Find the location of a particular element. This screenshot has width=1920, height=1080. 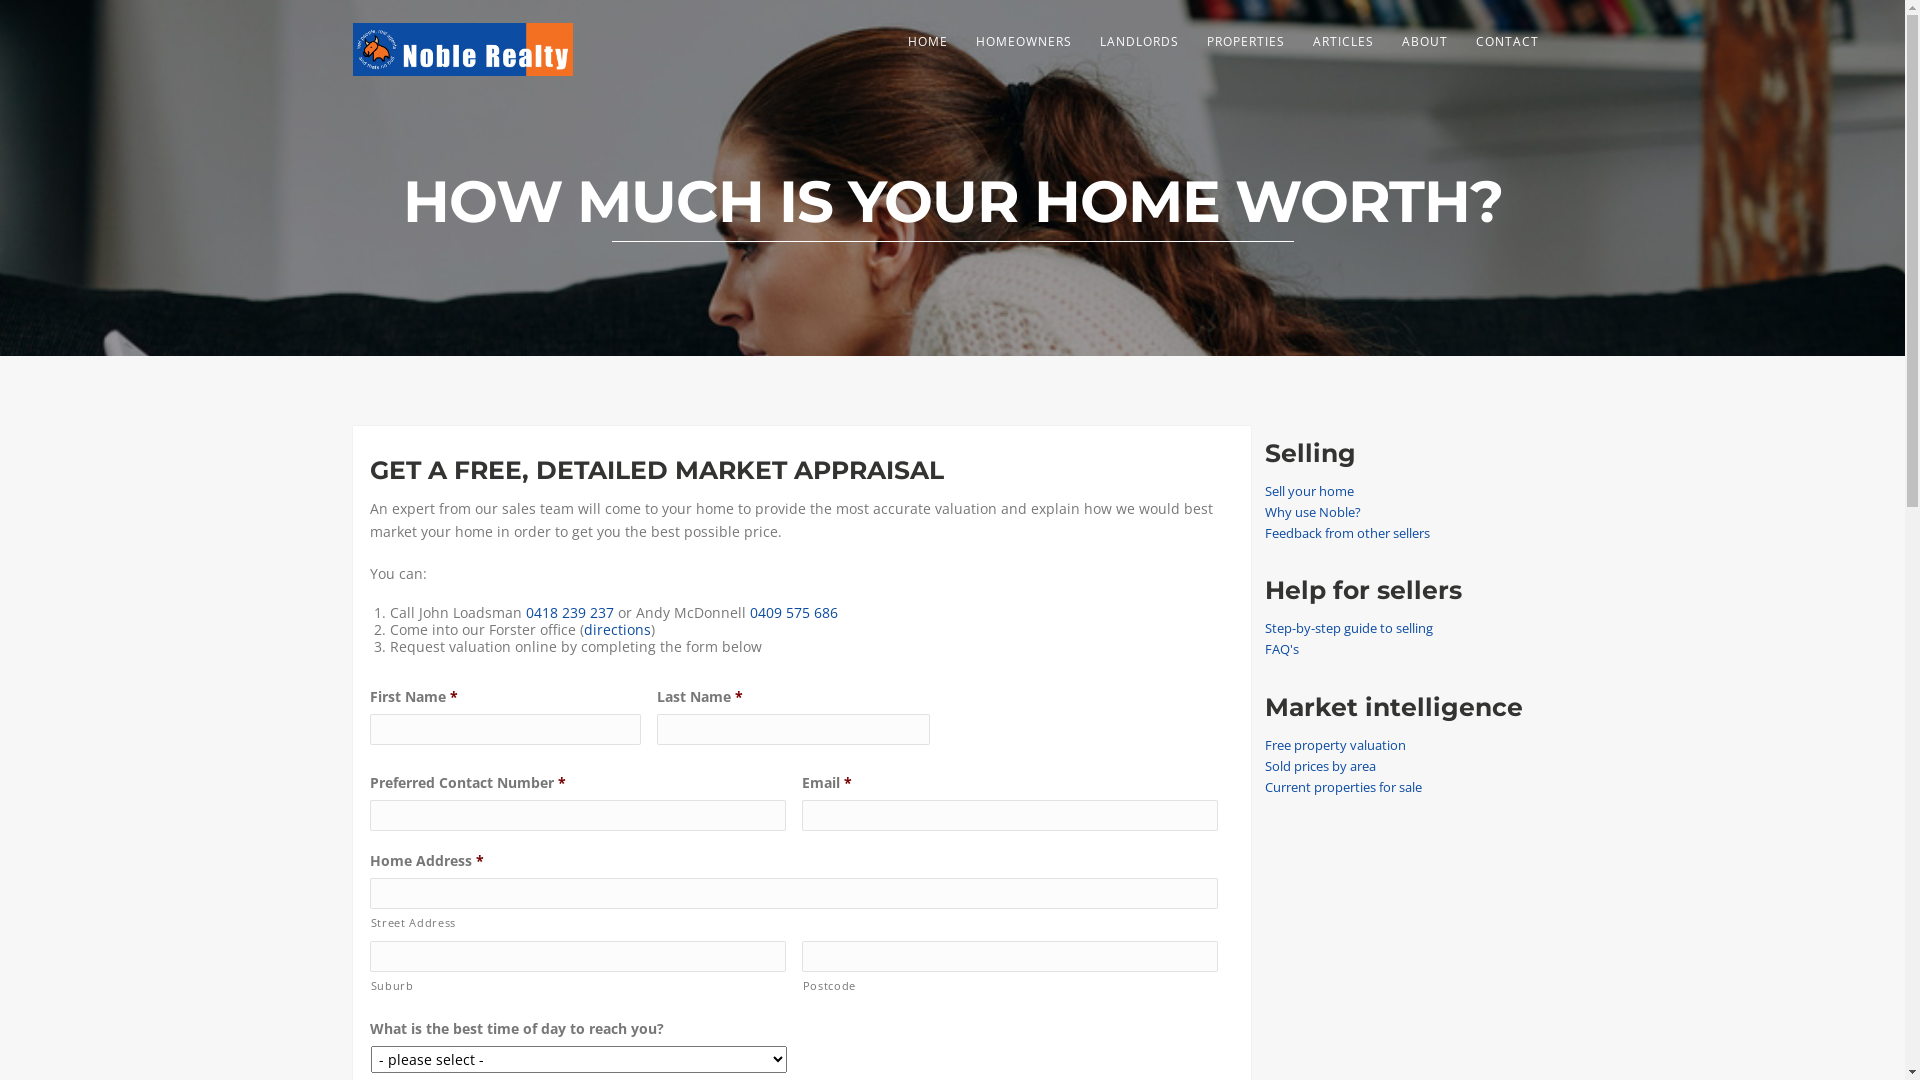

'HOME' is located at coordinates (926, 42).